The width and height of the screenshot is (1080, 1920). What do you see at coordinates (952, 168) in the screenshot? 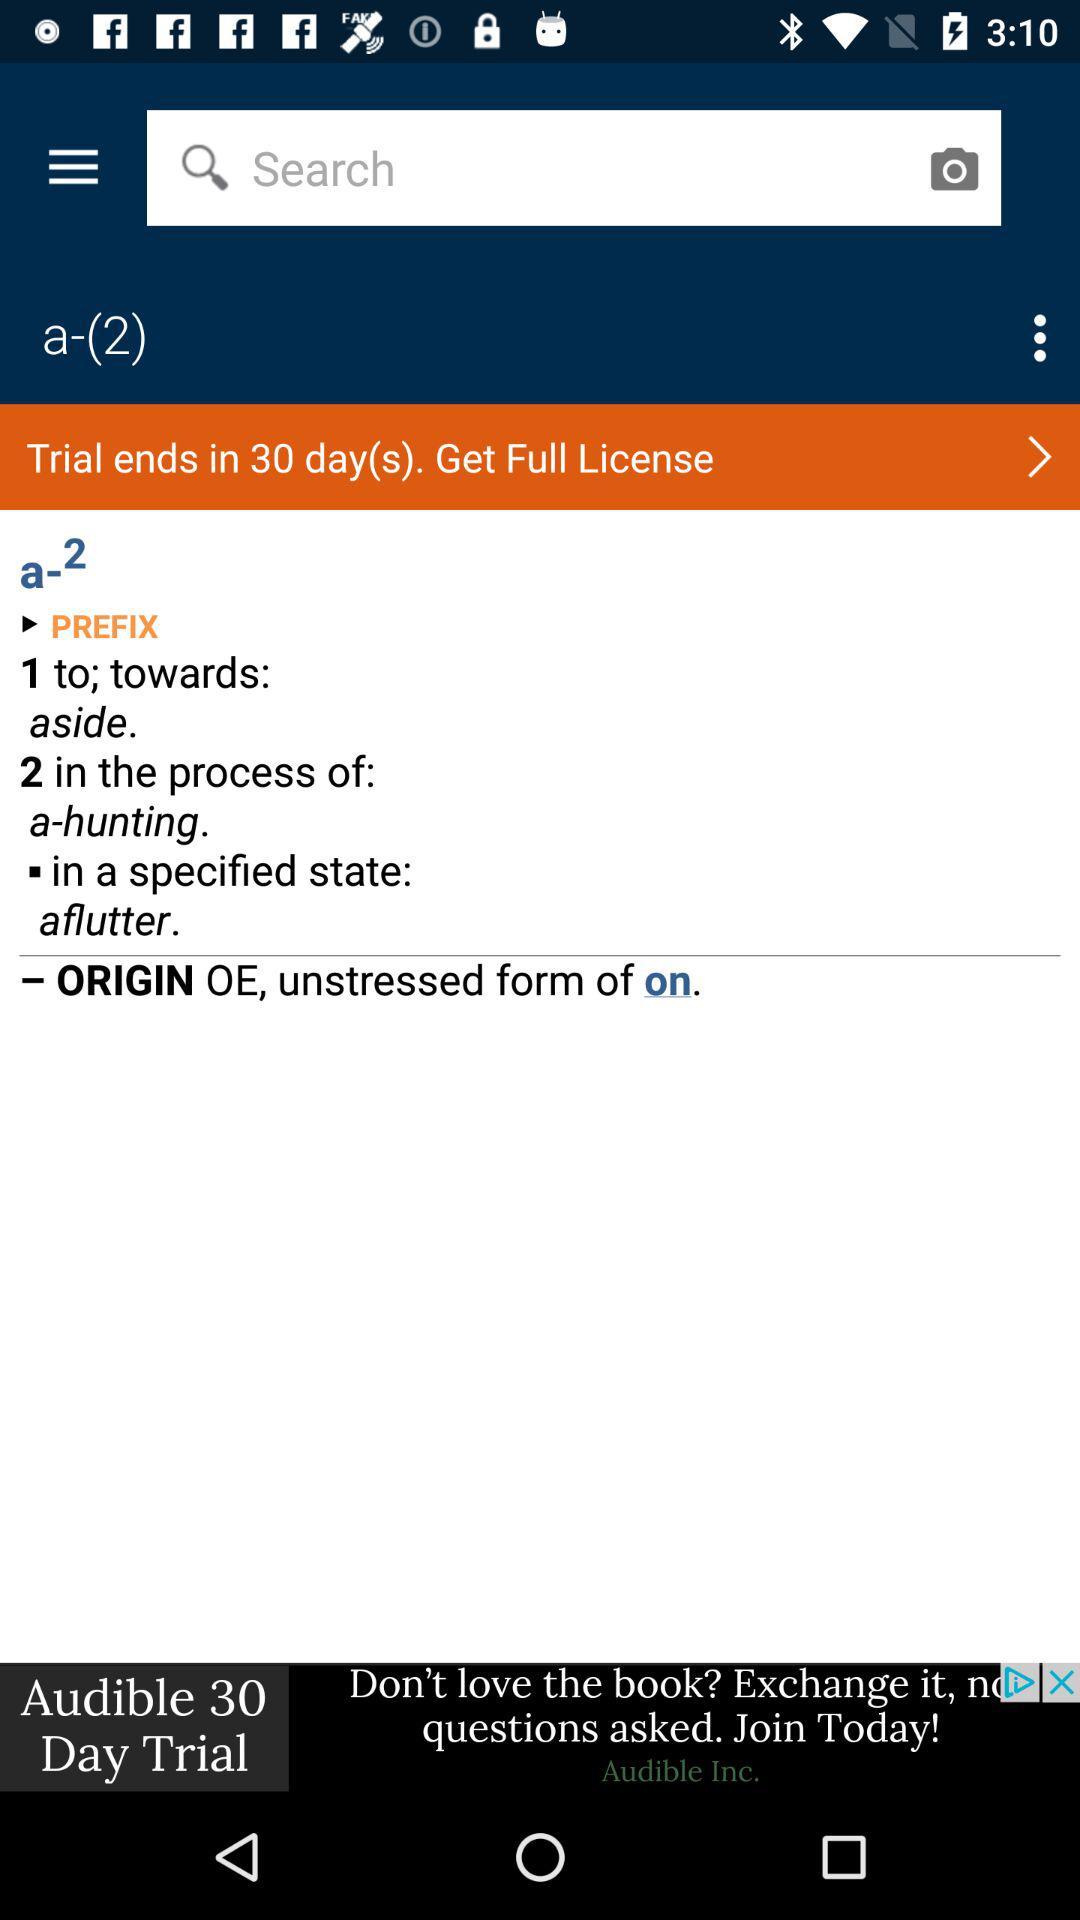
I see `picture scan` at bounding box center [952, 168].